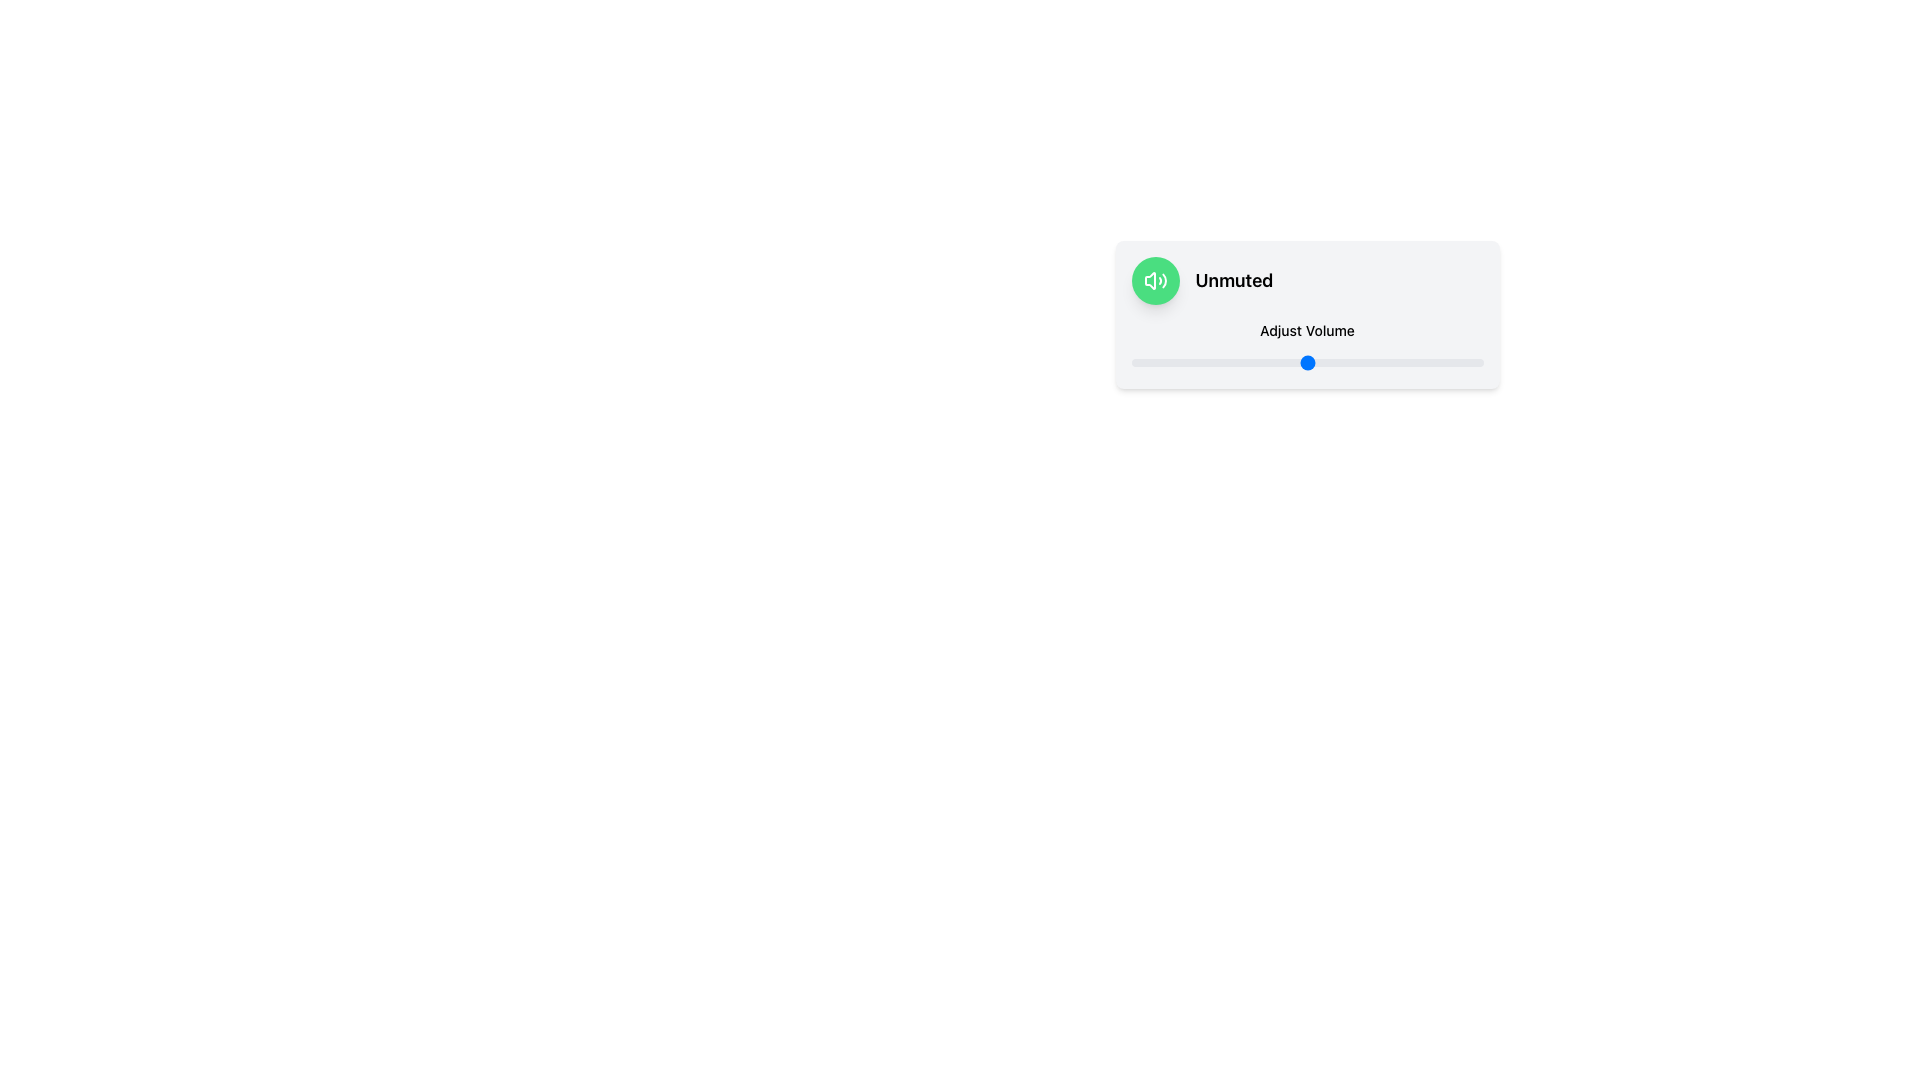 This screenshot has width=1920, height=1080. I want to click on the volume, so click(1289, 362).